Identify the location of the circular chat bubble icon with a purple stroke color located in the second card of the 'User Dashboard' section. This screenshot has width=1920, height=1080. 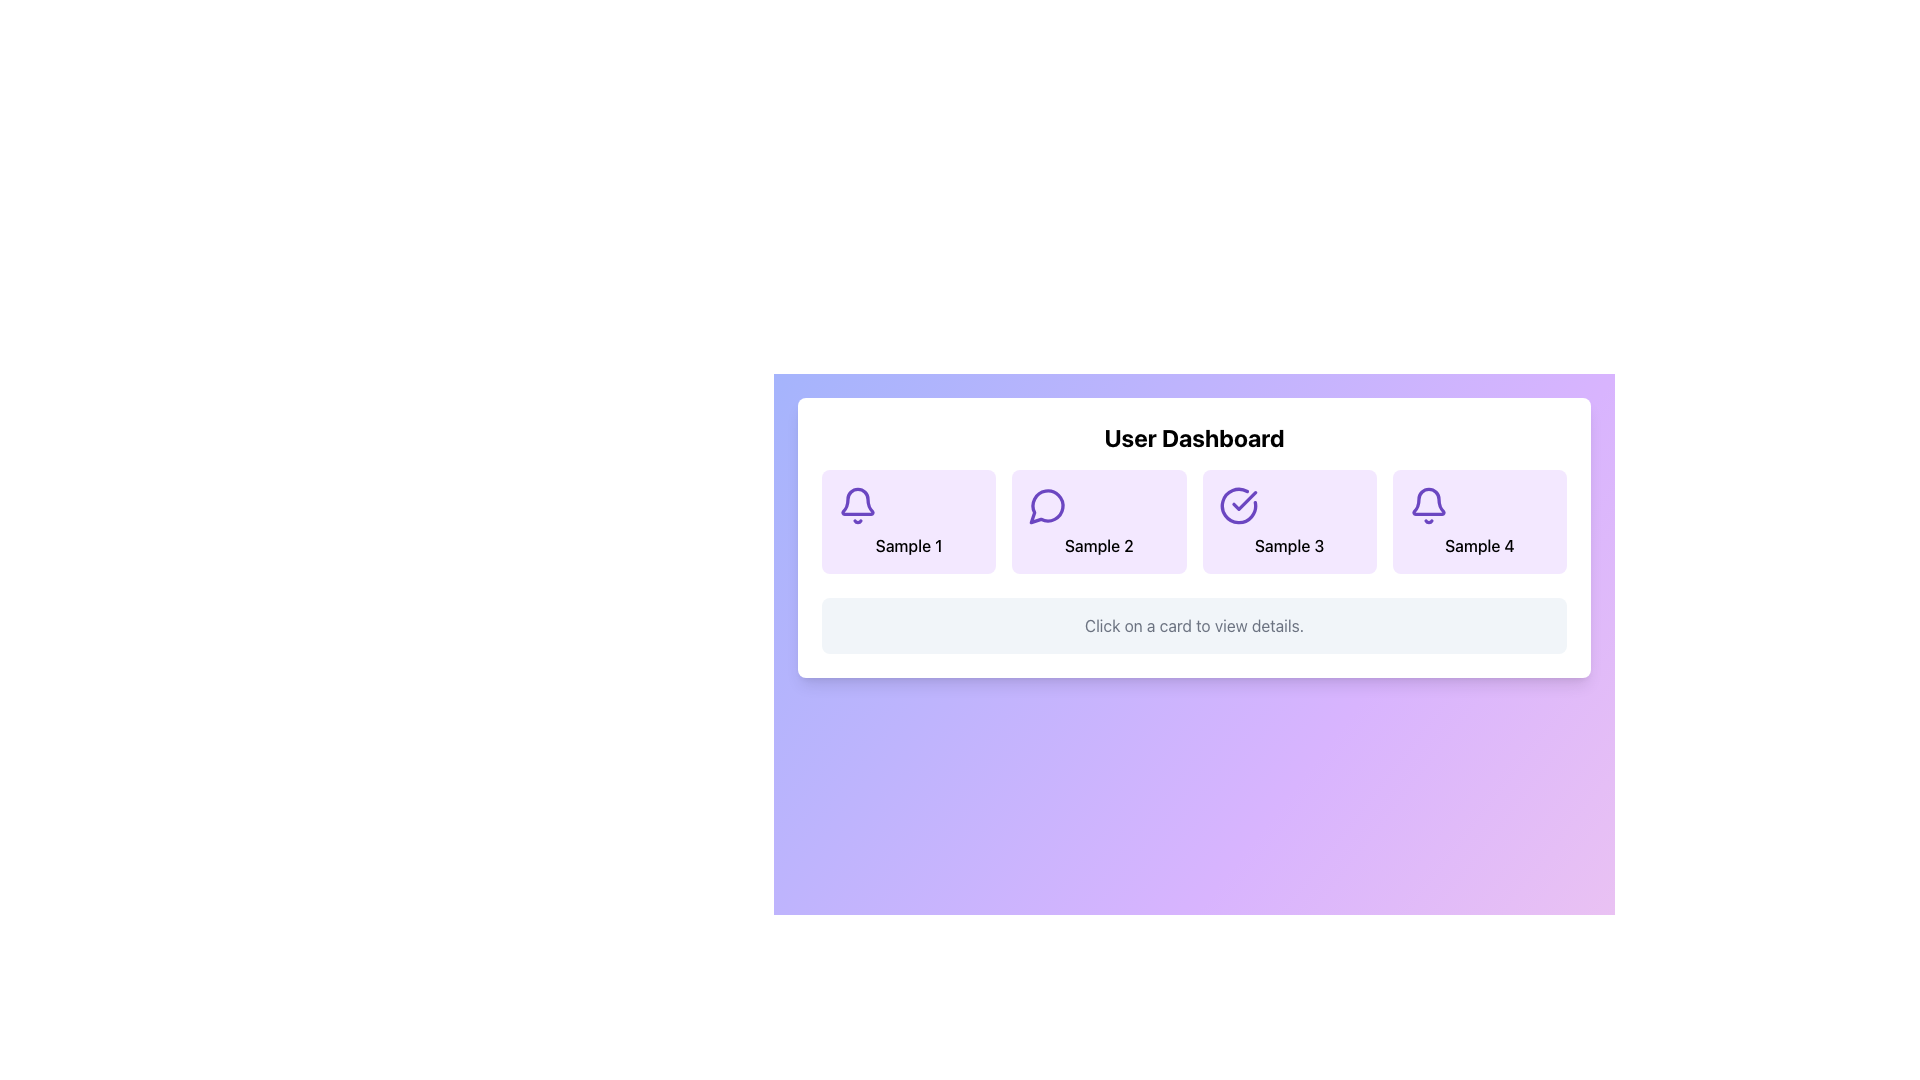
(1046, 505).